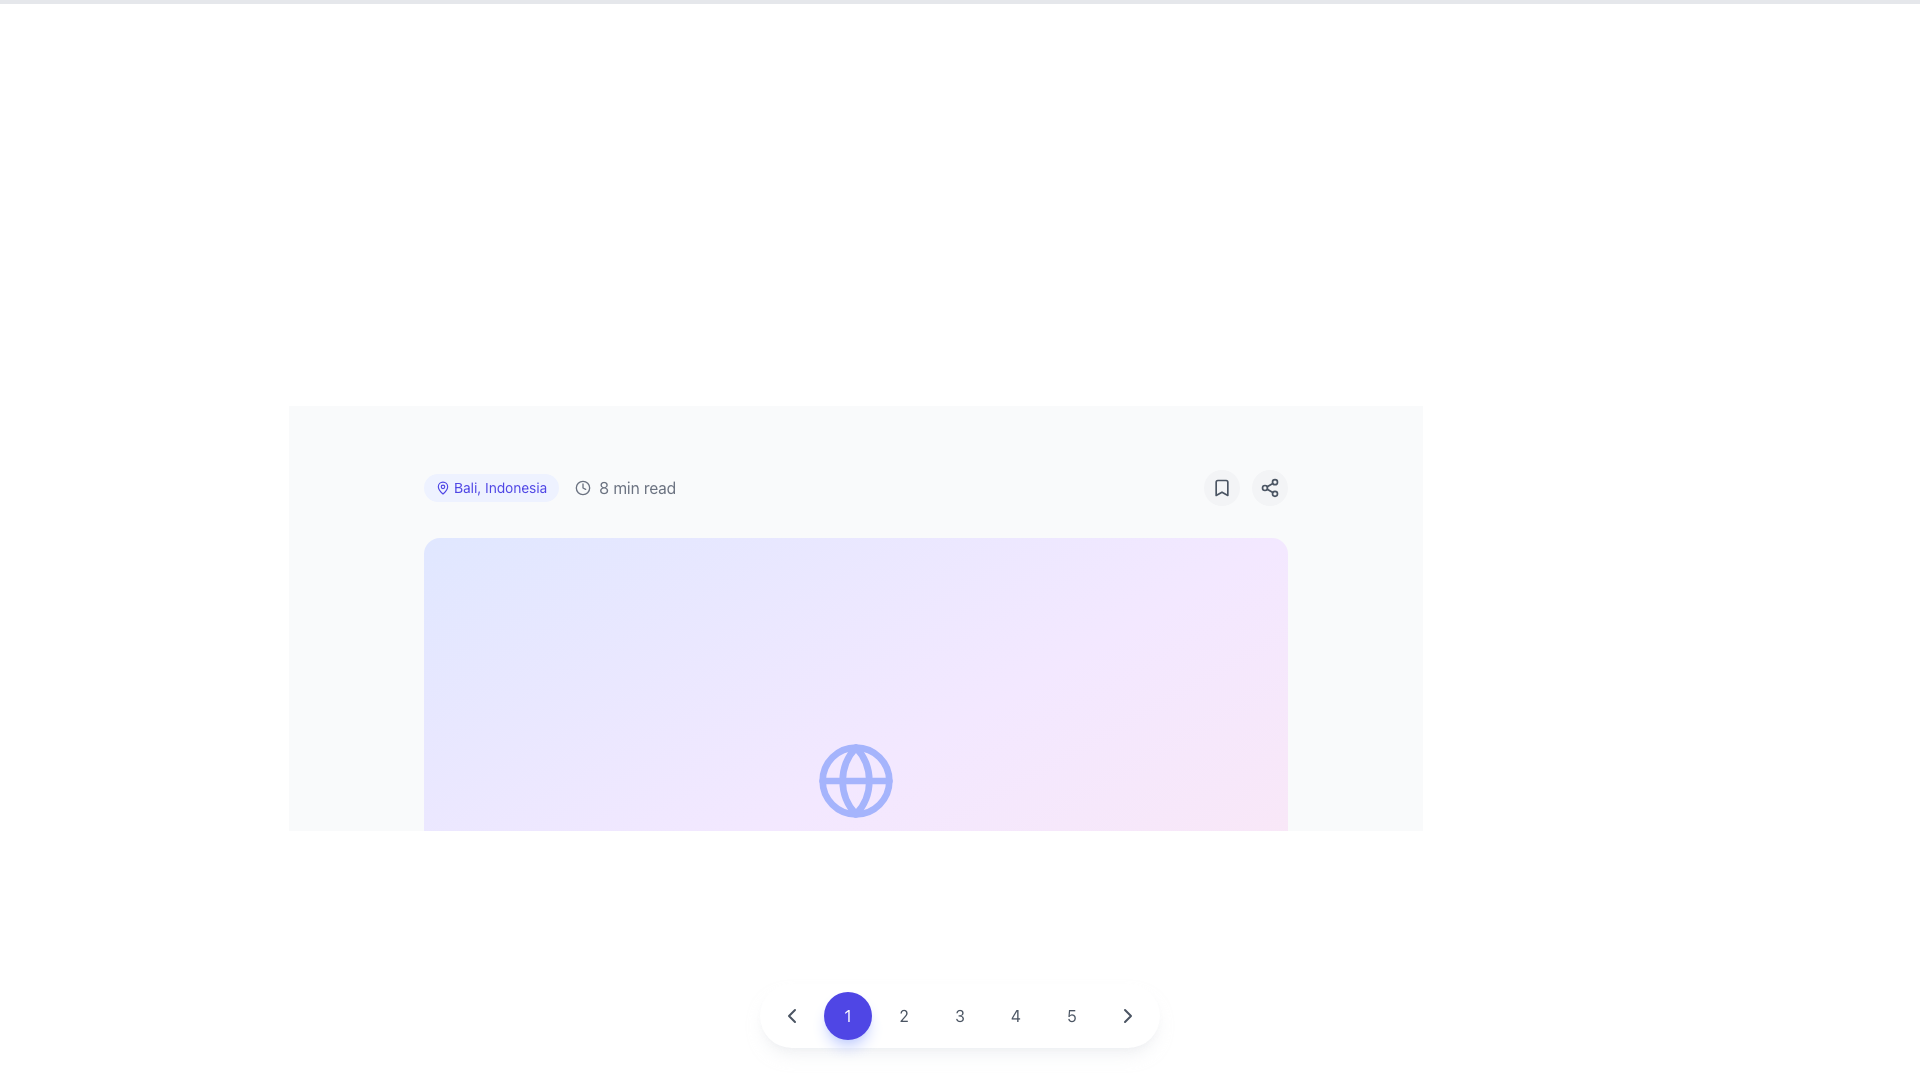  Describe the element at coordinates (791, 1015) in the screenshot. I see `the left chevron icon button, which is part of the carousel navigation control located at the bottom center of the interface` at that location.